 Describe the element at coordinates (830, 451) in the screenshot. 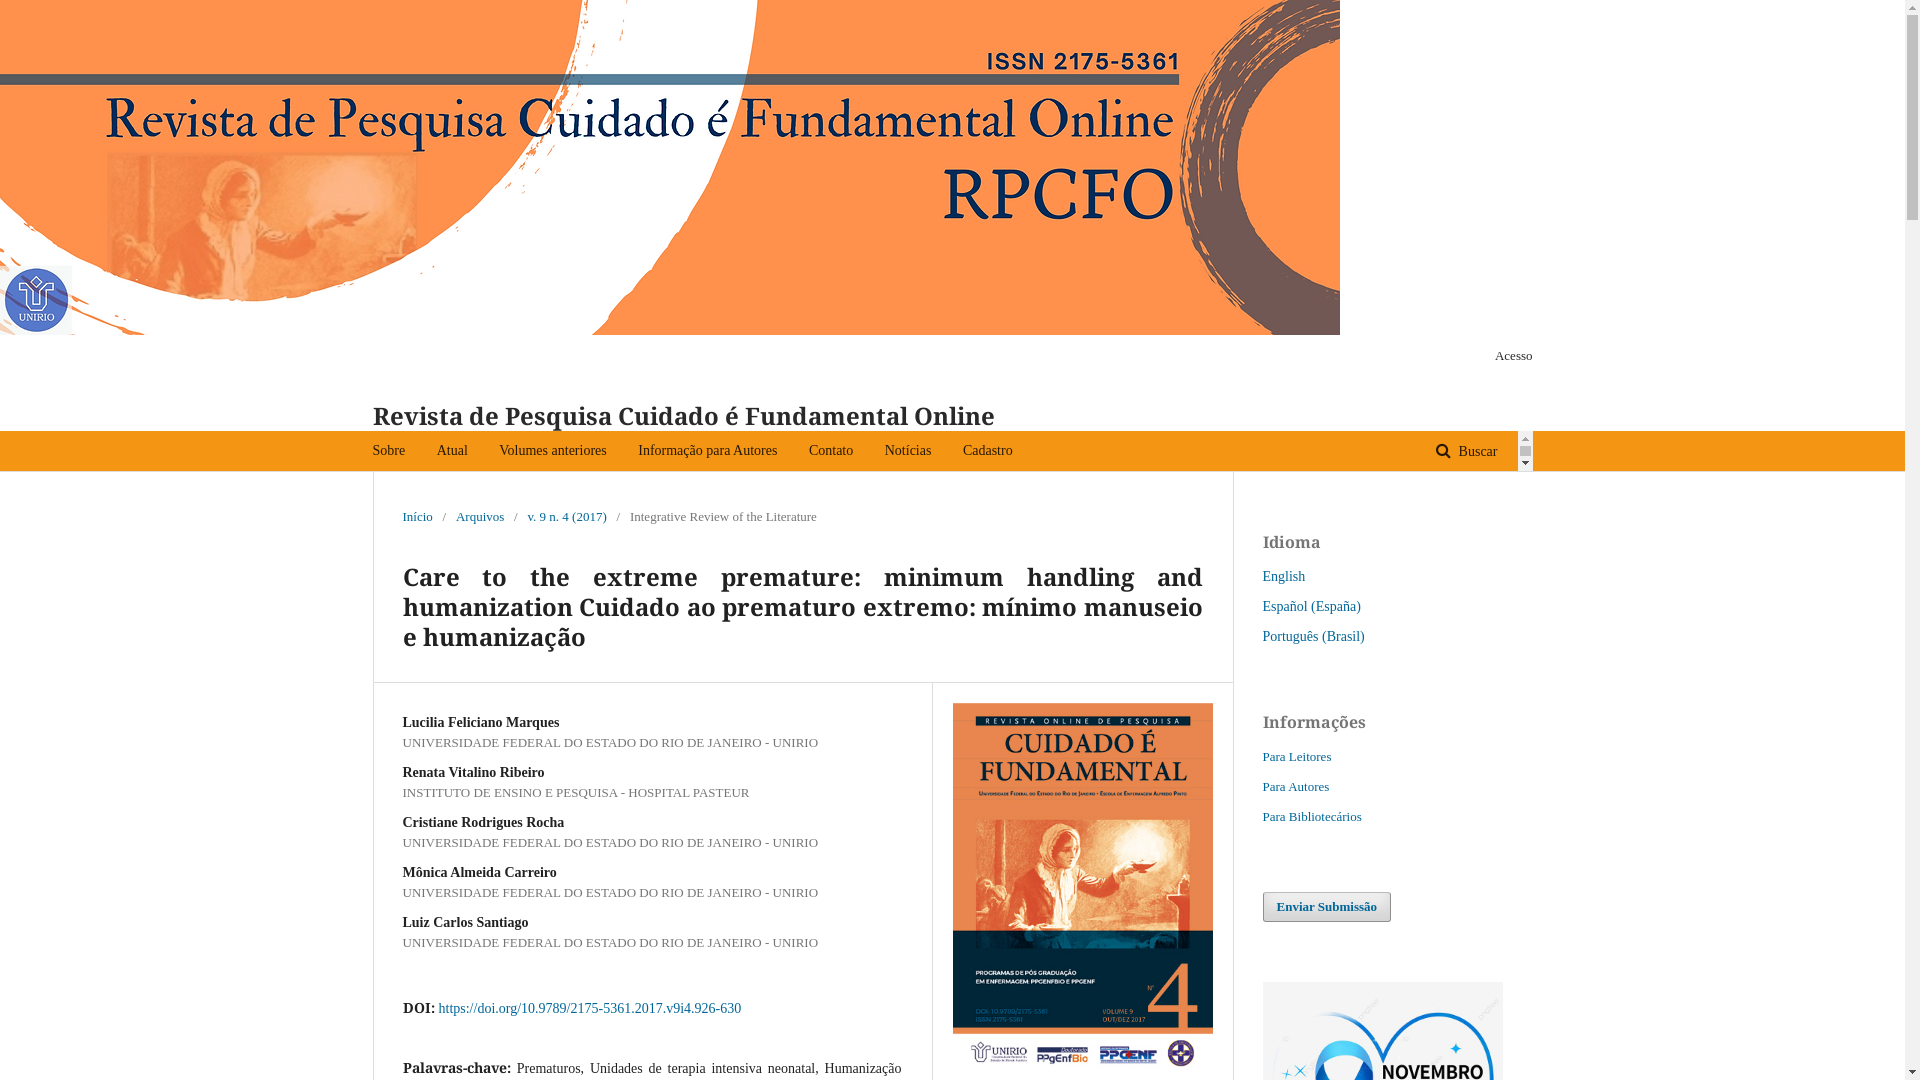

I see `'Contato'` at that location.